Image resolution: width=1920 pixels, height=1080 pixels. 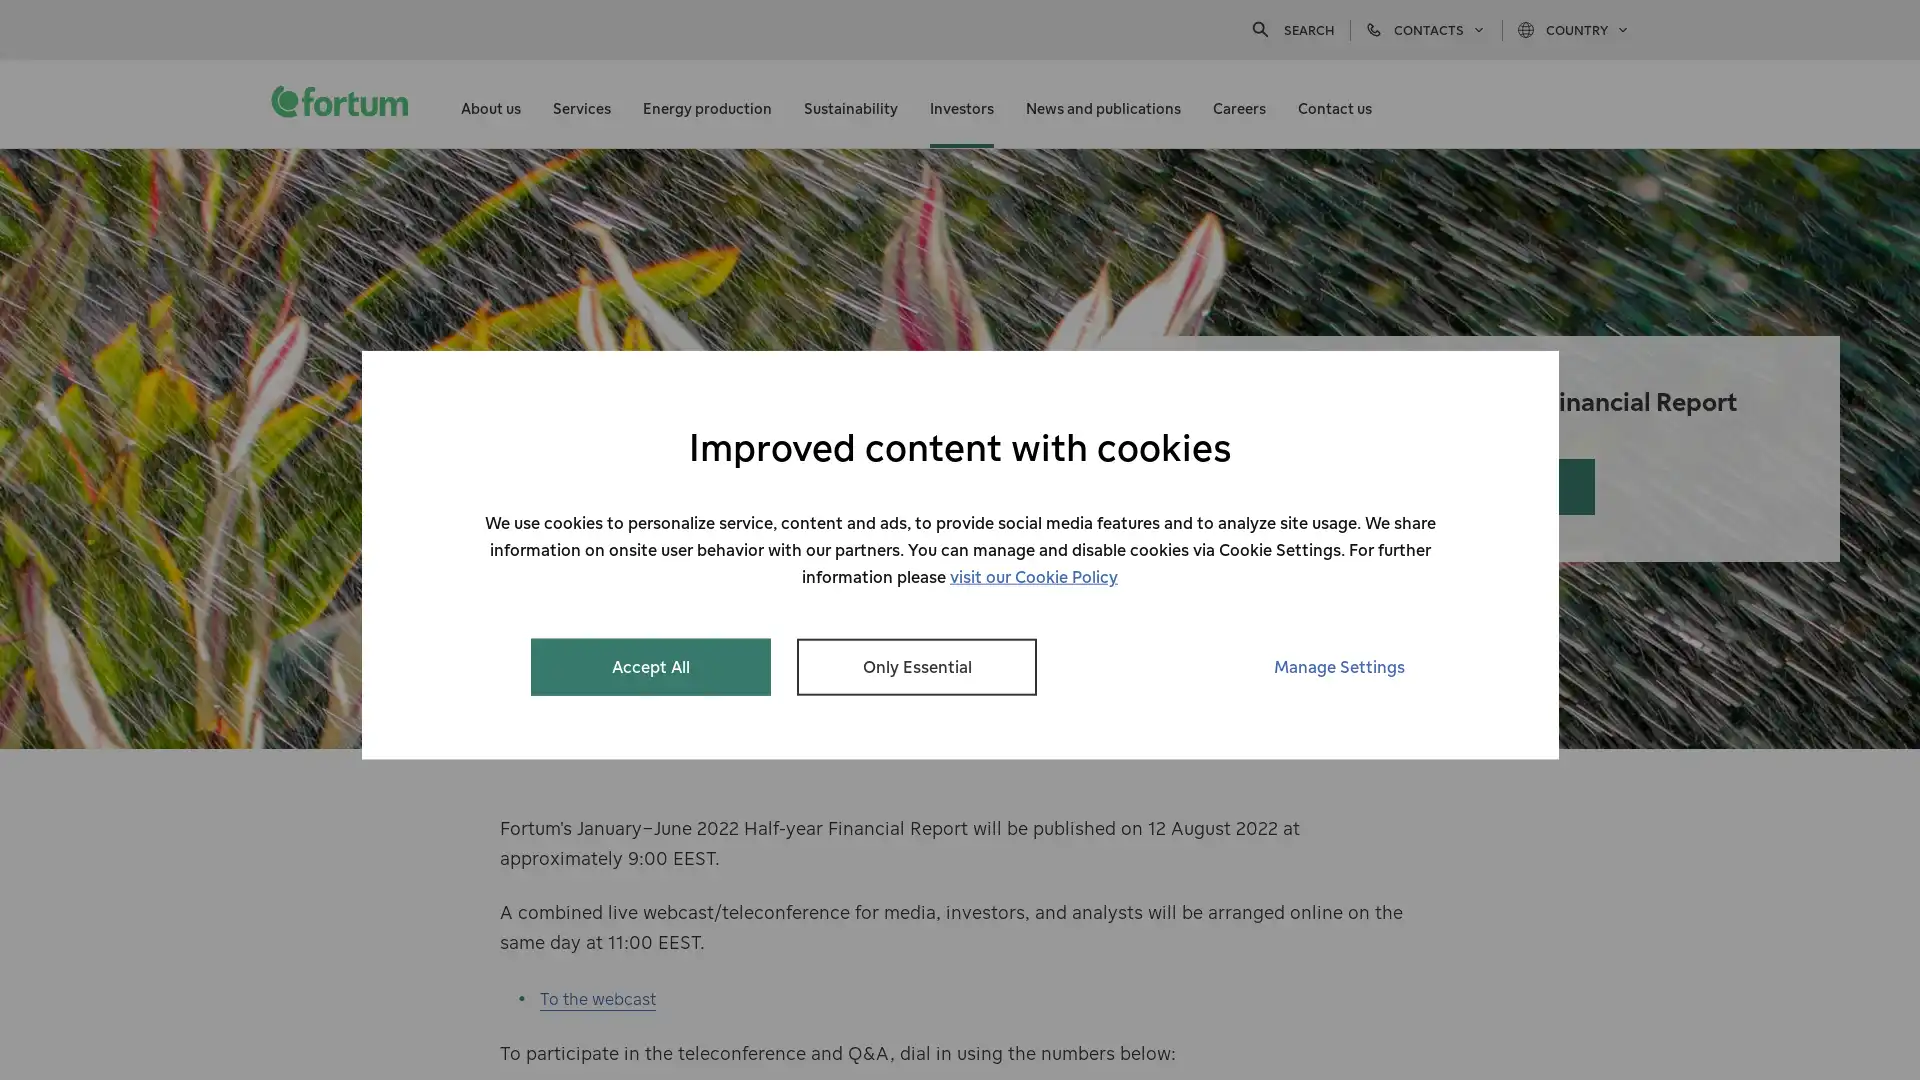 I want to click on Energy production, so click(x=707, y=104).